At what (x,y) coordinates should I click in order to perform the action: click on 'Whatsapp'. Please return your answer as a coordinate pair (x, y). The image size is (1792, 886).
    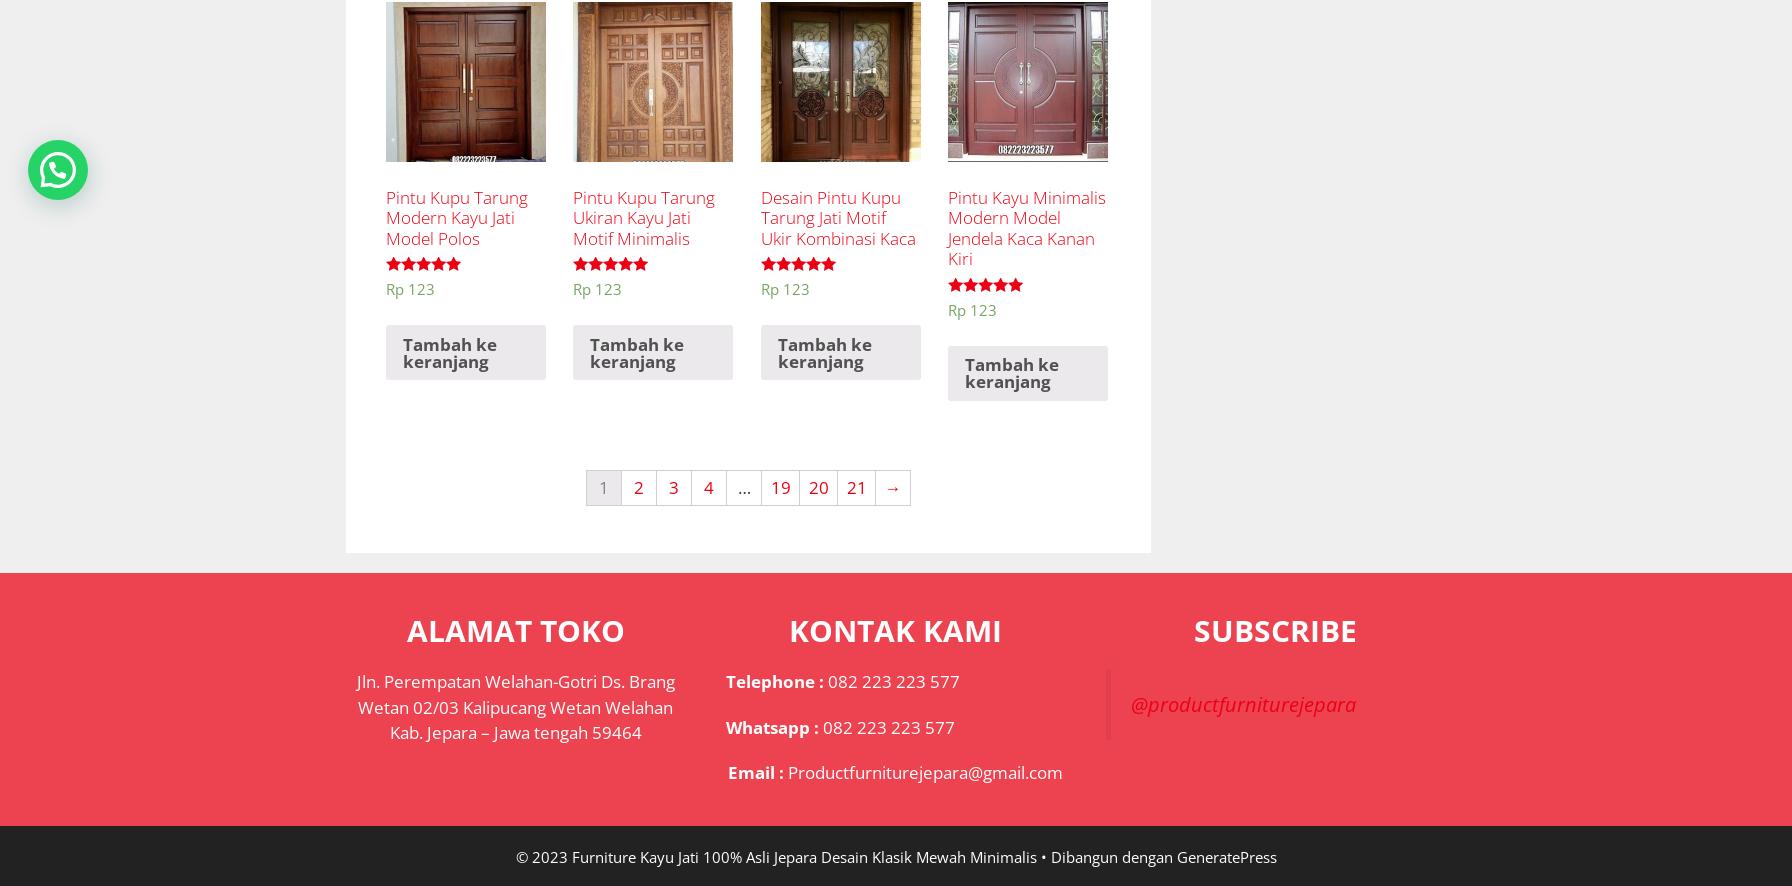
    Looking at the image, I should click on (766, 726).